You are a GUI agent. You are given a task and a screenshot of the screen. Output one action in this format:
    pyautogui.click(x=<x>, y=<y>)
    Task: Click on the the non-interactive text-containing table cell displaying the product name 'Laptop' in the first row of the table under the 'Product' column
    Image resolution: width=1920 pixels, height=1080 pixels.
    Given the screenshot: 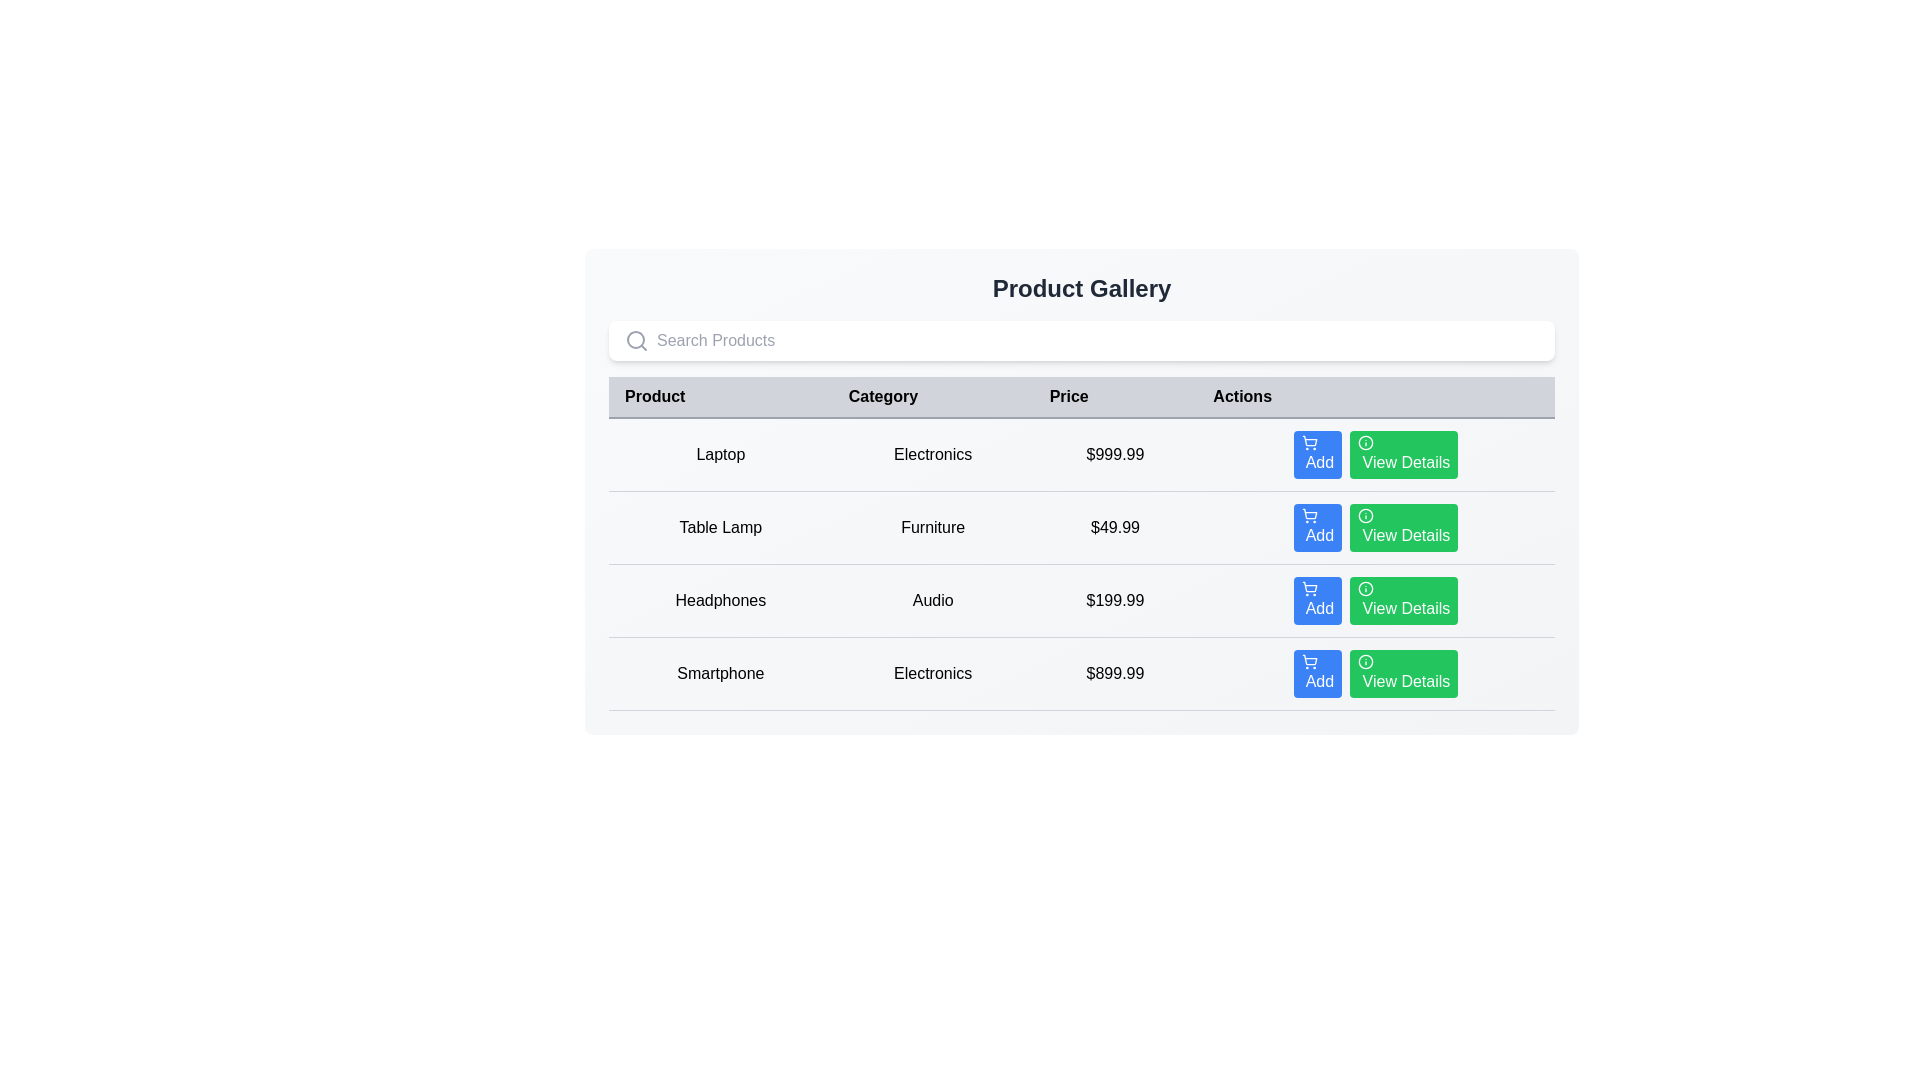 What is the action you would take?
    pyautogui.click(x=720, y=454)
    